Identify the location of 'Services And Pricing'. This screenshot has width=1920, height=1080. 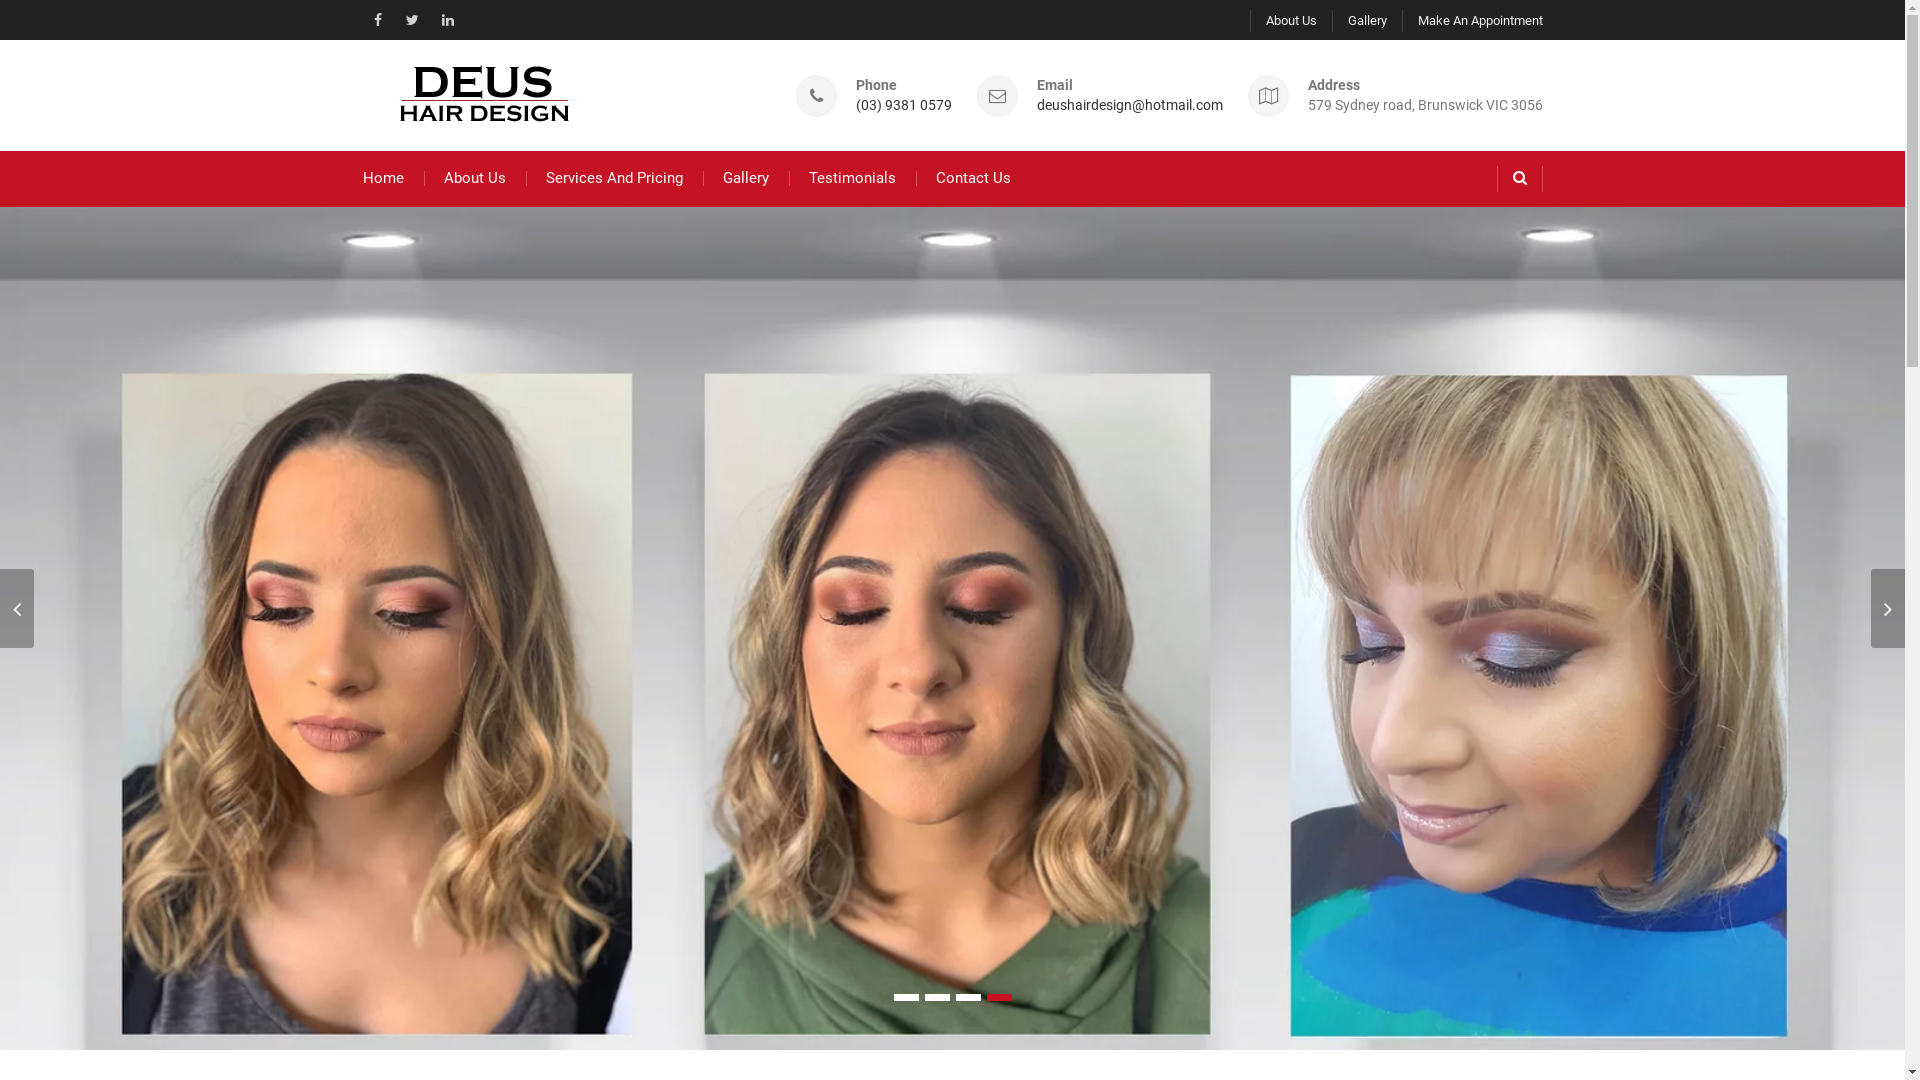
(613, 177).